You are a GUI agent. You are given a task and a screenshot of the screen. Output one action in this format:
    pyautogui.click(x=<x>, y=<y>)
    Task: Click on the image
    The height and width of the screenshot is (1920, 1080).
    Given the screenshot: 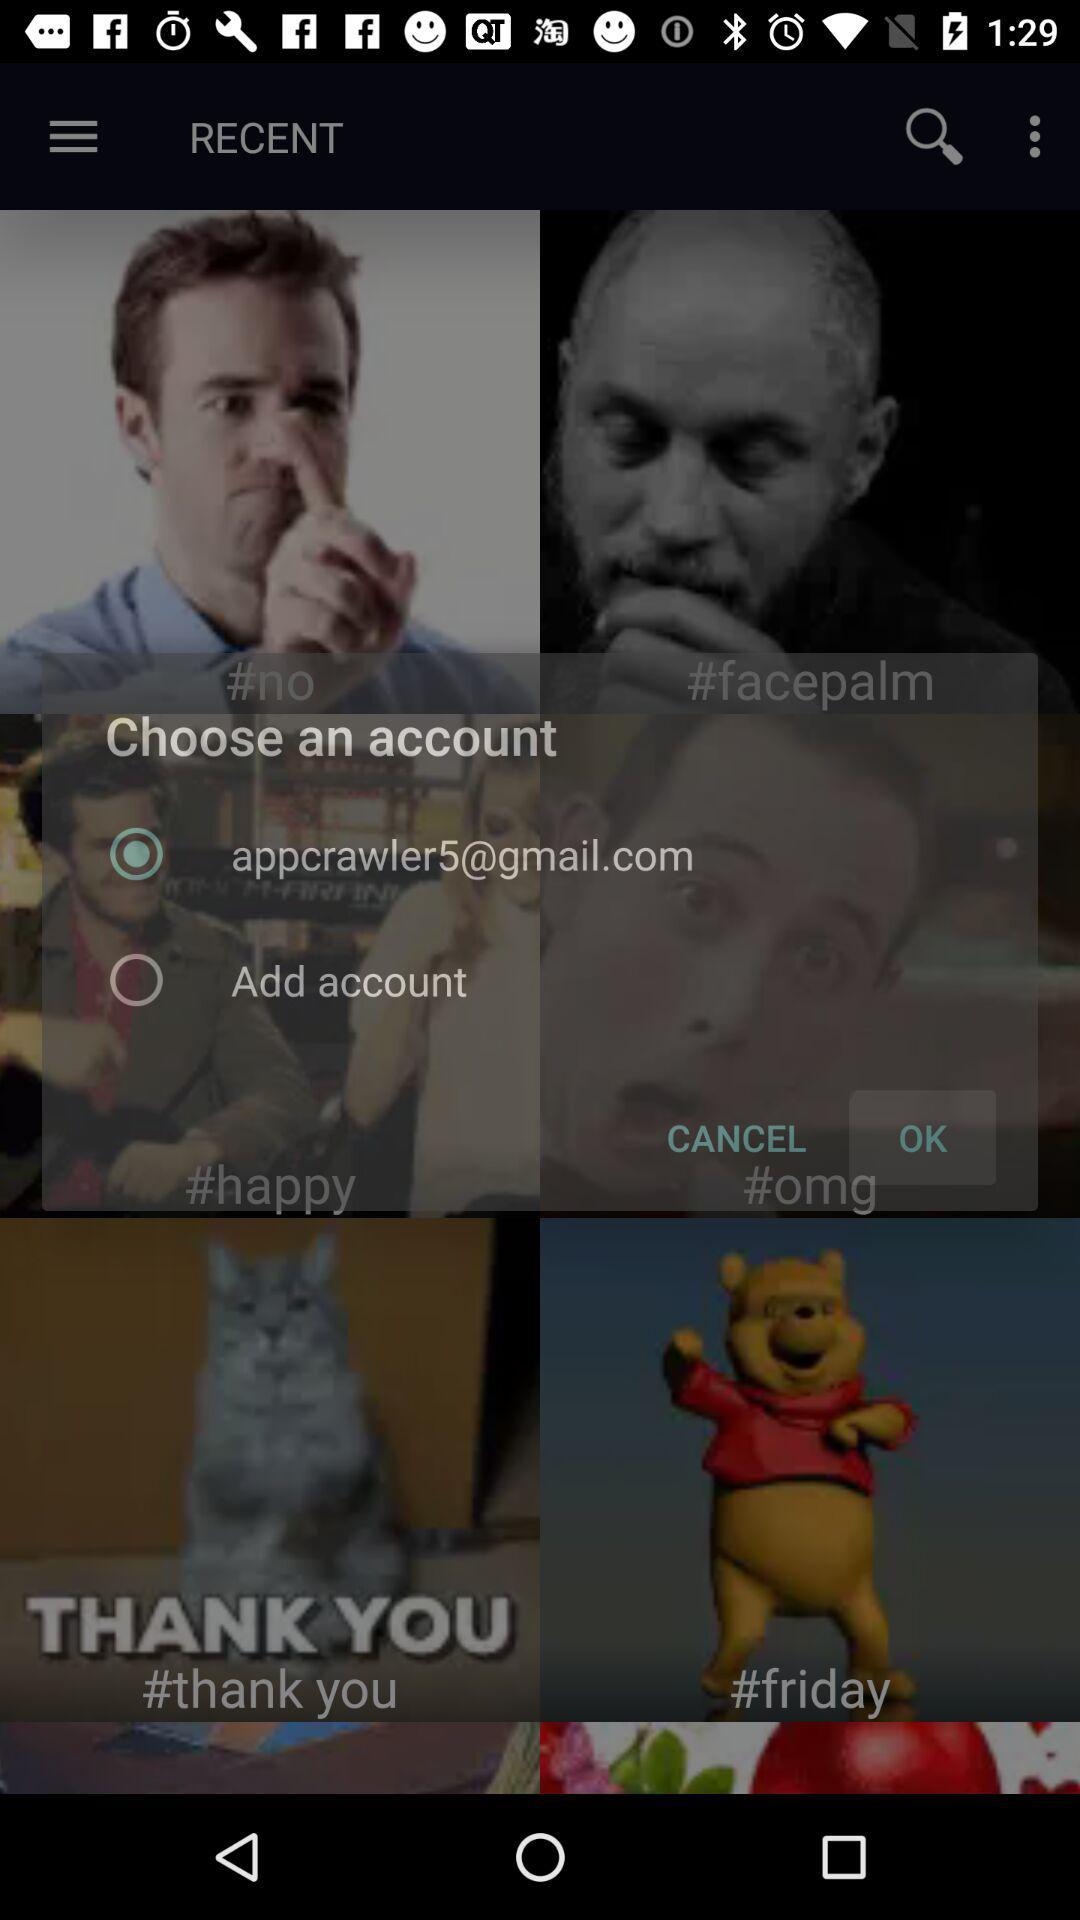 What is the action you would take?
    pyautogui.click(x=270, y=460)
    